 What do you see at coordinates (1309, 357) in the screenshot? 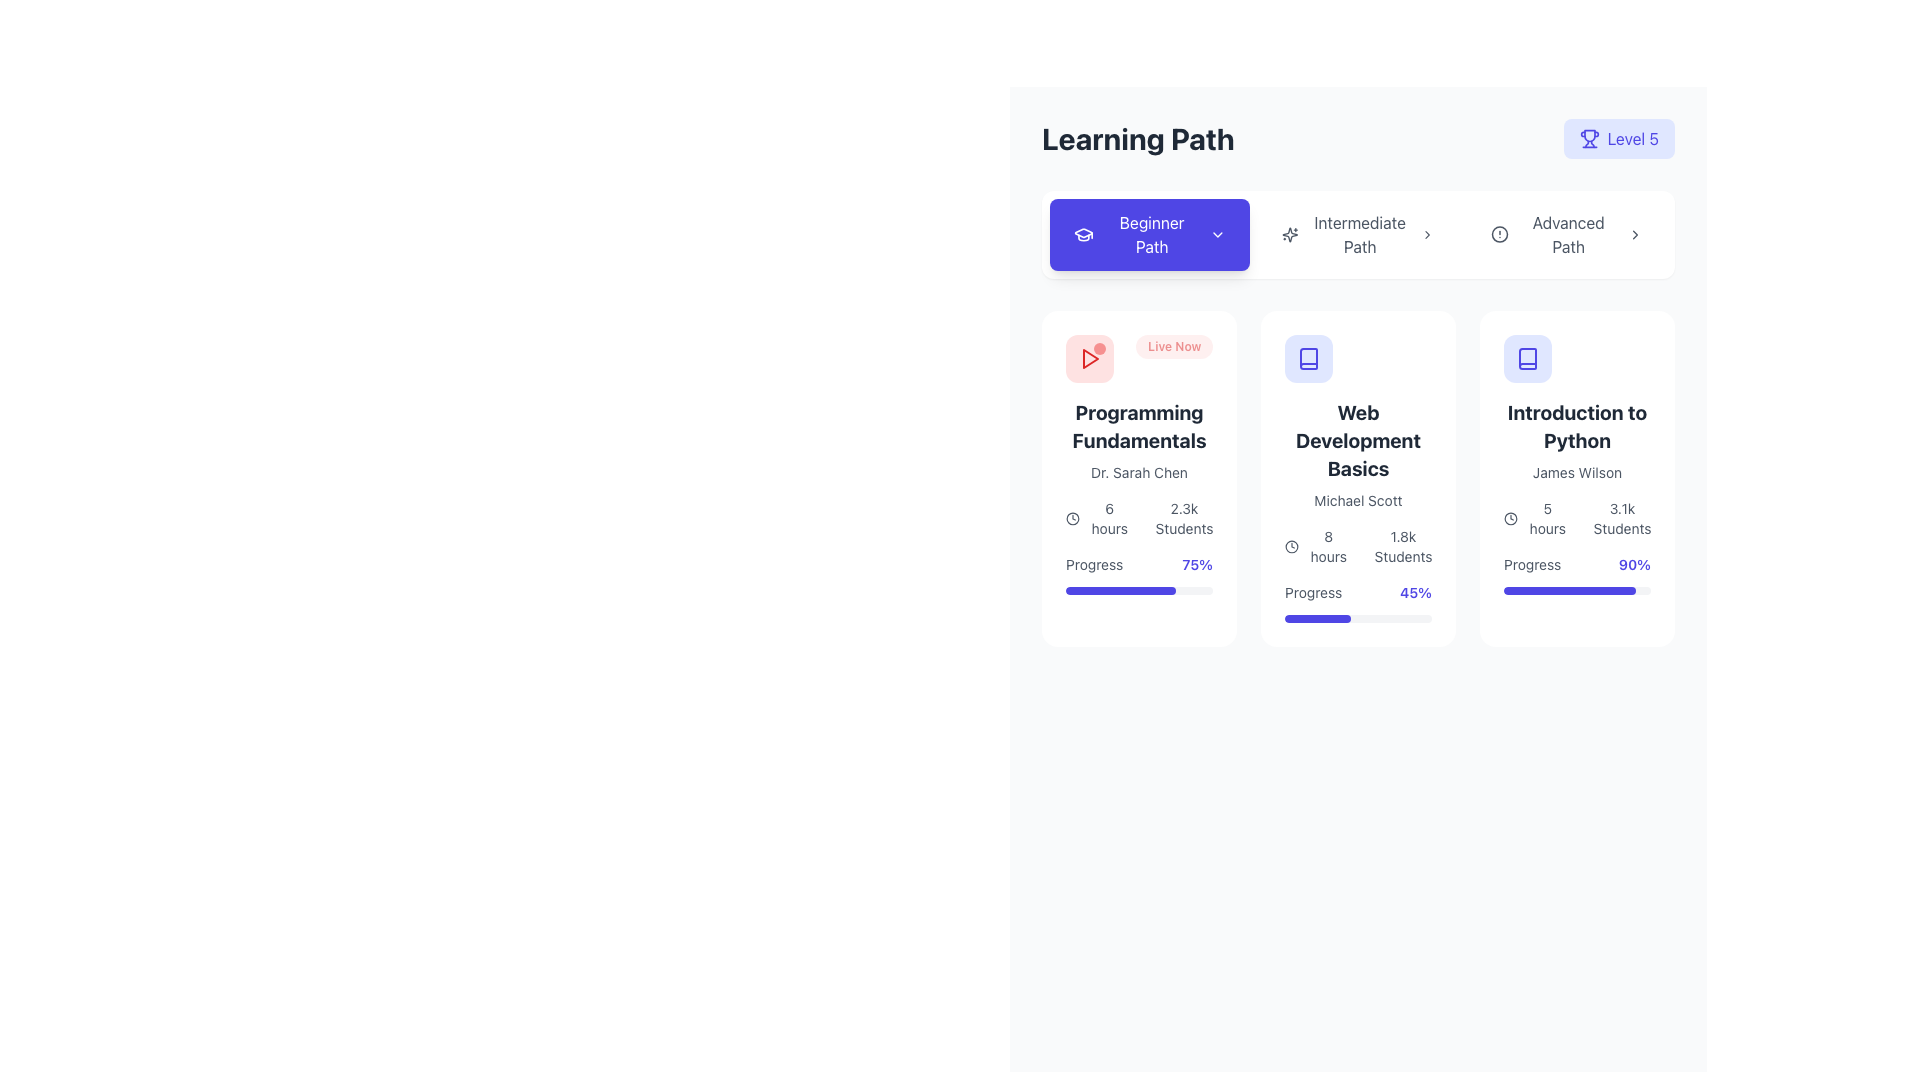
I see `the icon representing 'Web Development Basics' located in the card's header area, centered horizontally above the title` at bounding box center [1309, 357].